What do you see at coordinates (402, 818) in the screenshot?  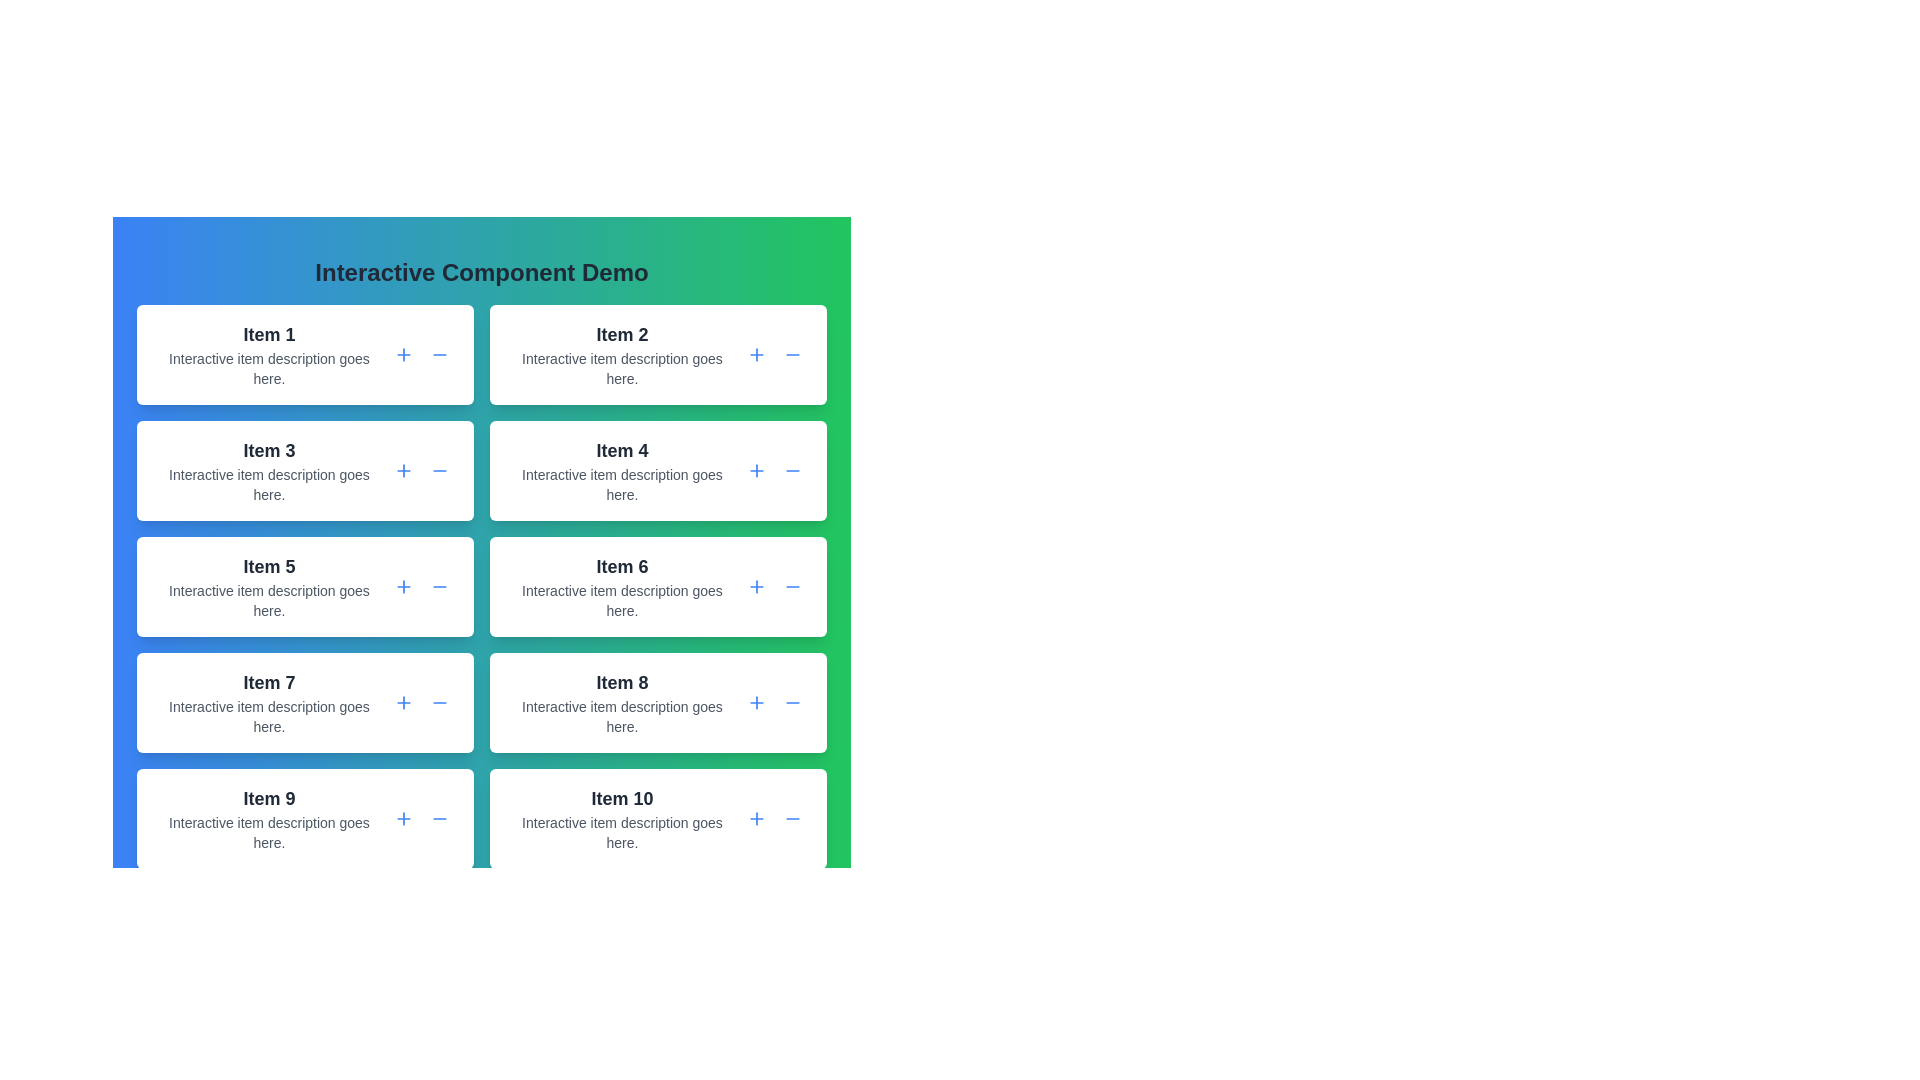 I see `the blue plus icon button located to the right of the text 'Interactive item description goes here'` at bounding box center [402, 818].